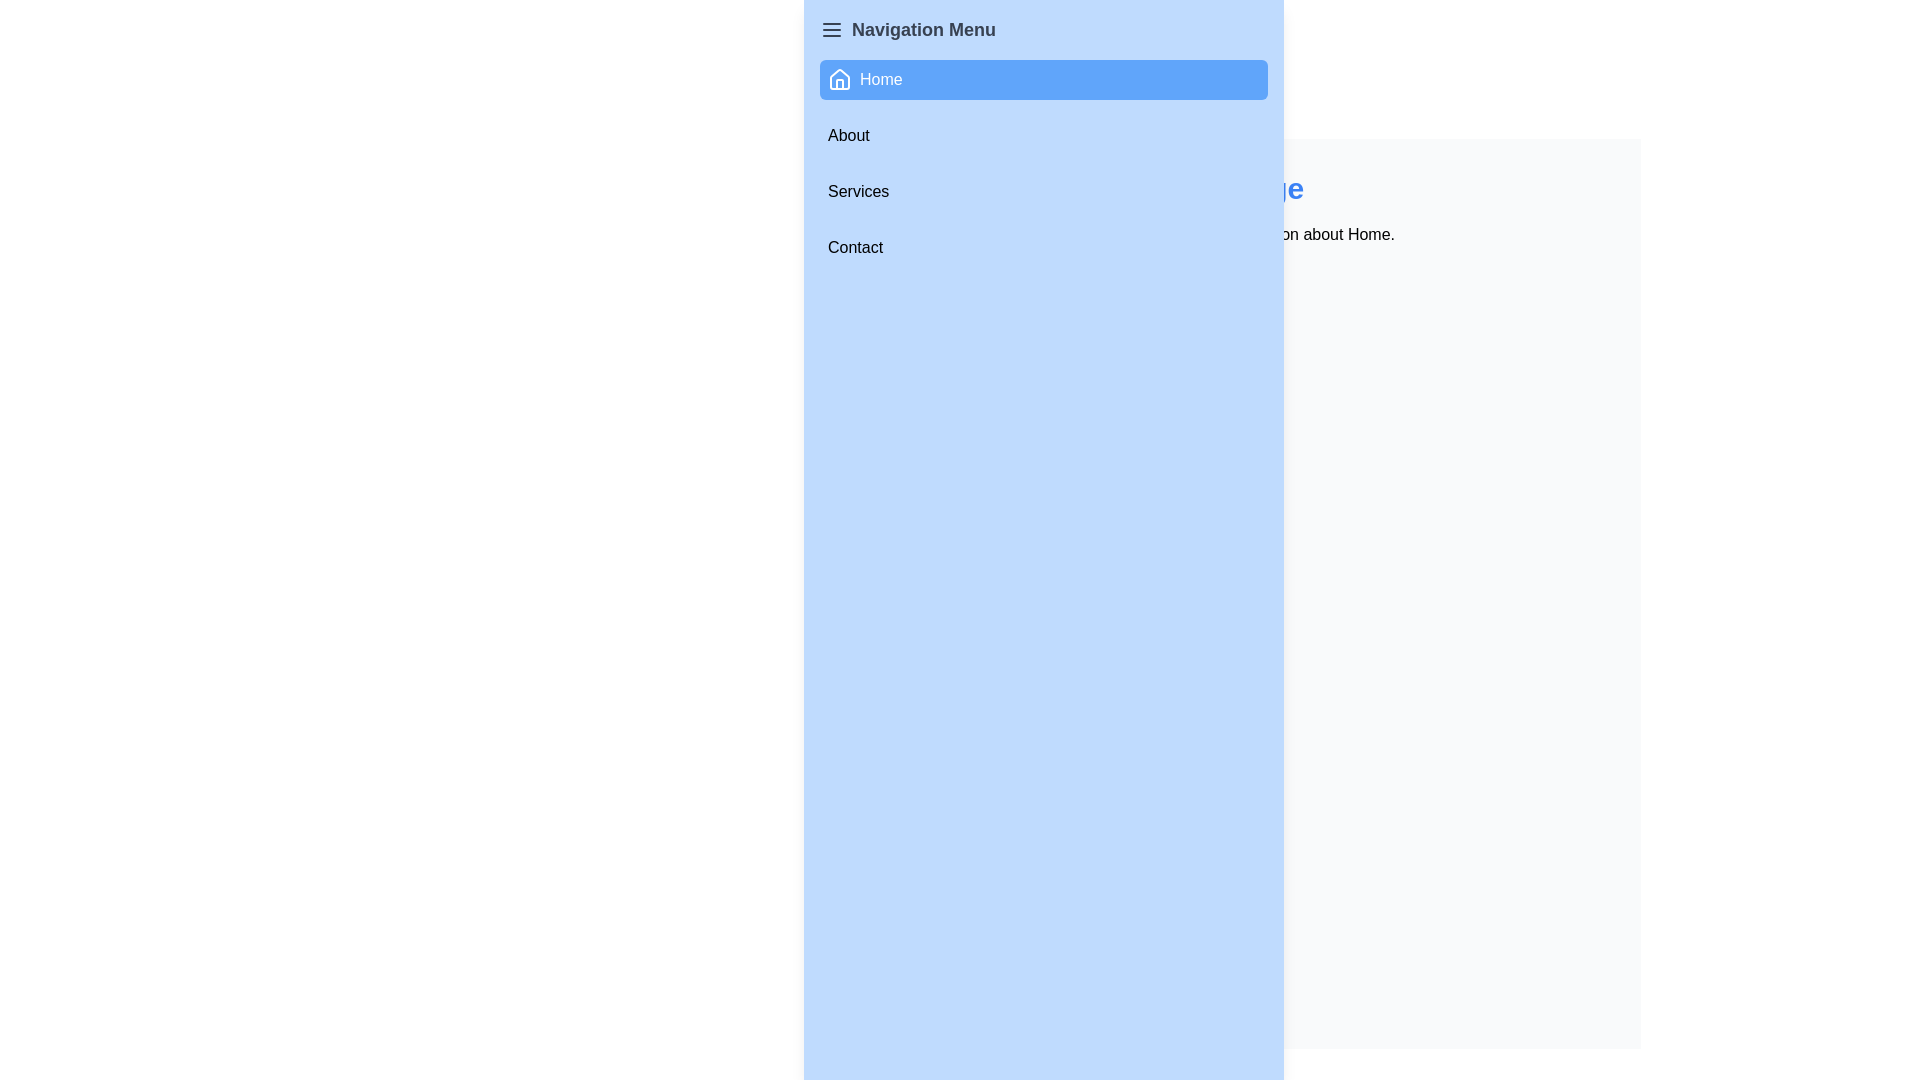 The height and width of the screenshot is (1080, 1920). Describe the element at coordinates (1042, 192) in the screenshot. I see `the 'Services' navigational link or button located in the third row of the navigation menu, which is centered horizontally and positioned between 'About' and 'Contact'` at that location.